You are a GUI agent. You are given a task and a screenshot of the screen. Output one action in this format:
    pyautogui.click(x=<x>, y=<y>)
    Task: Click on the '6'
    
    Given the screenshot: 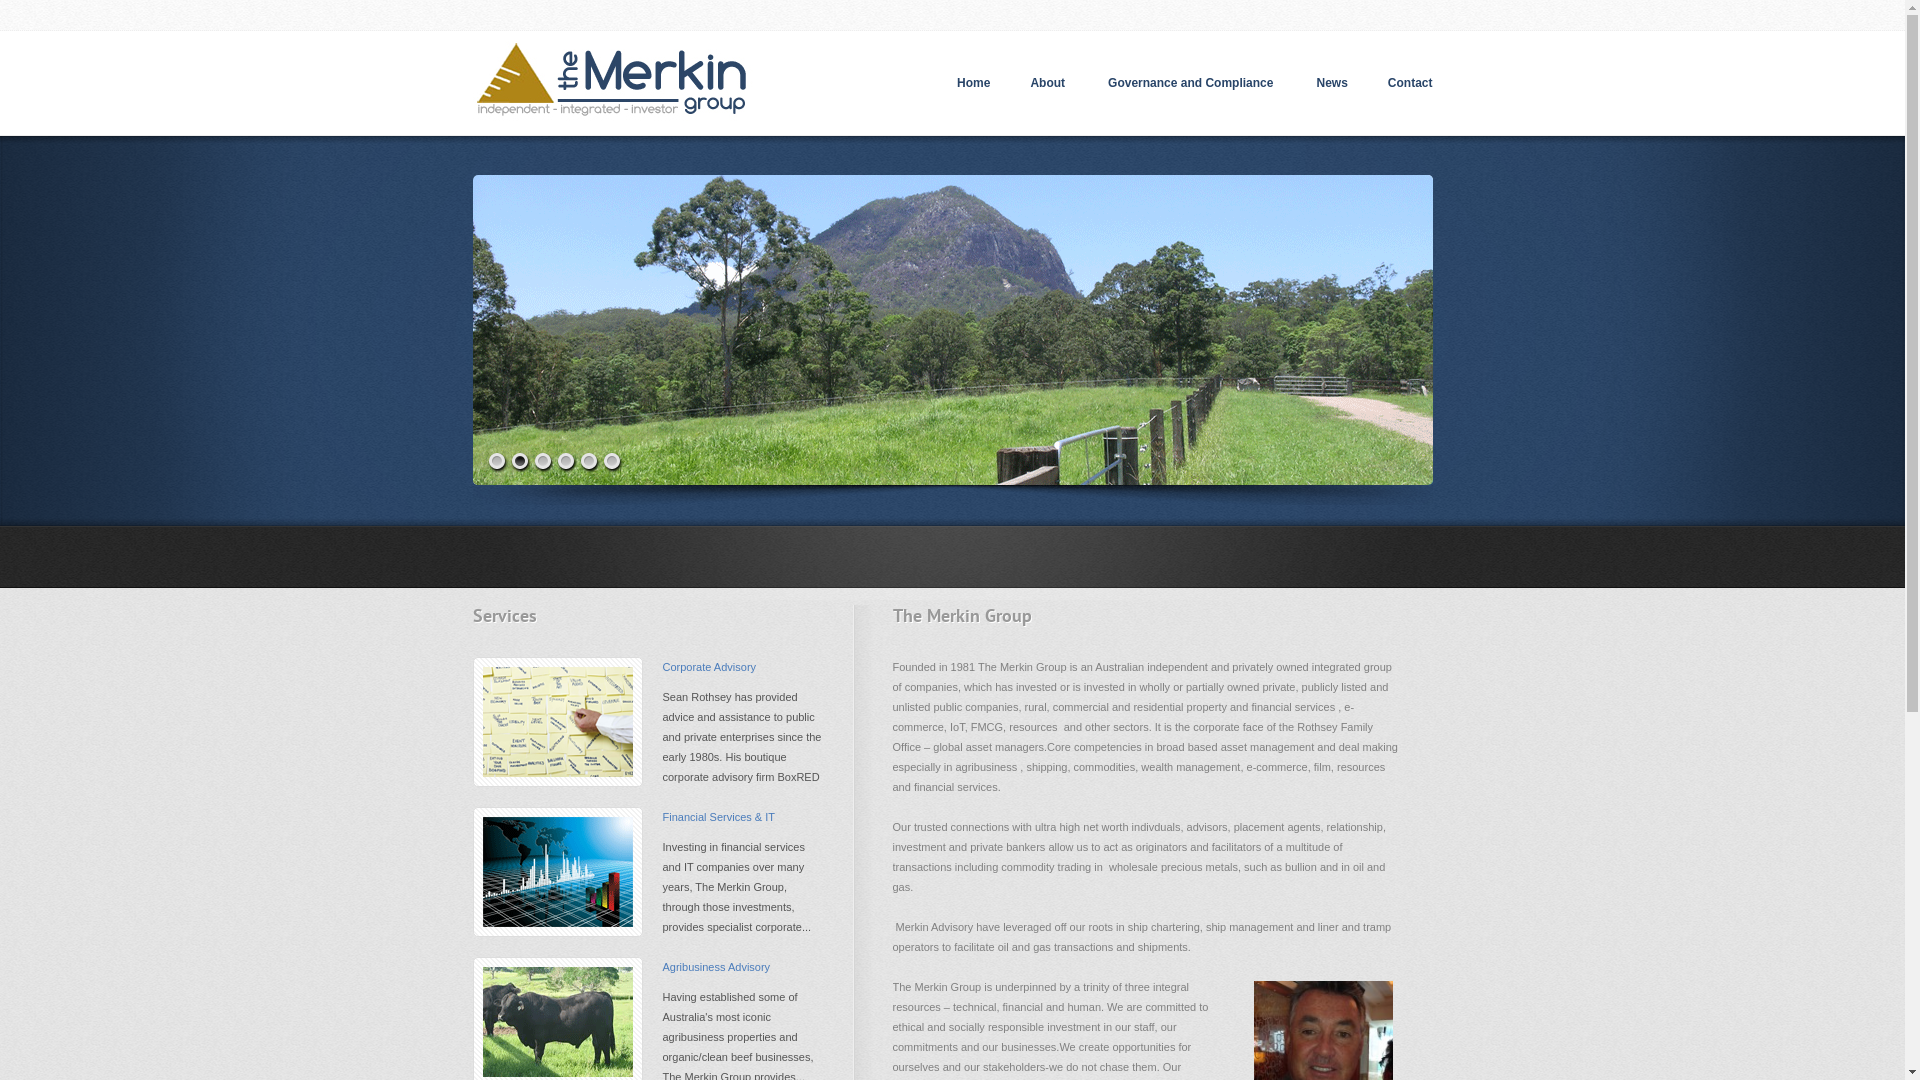 What is the action you would take?
    pyautogui.click(x=610, y=463)
    